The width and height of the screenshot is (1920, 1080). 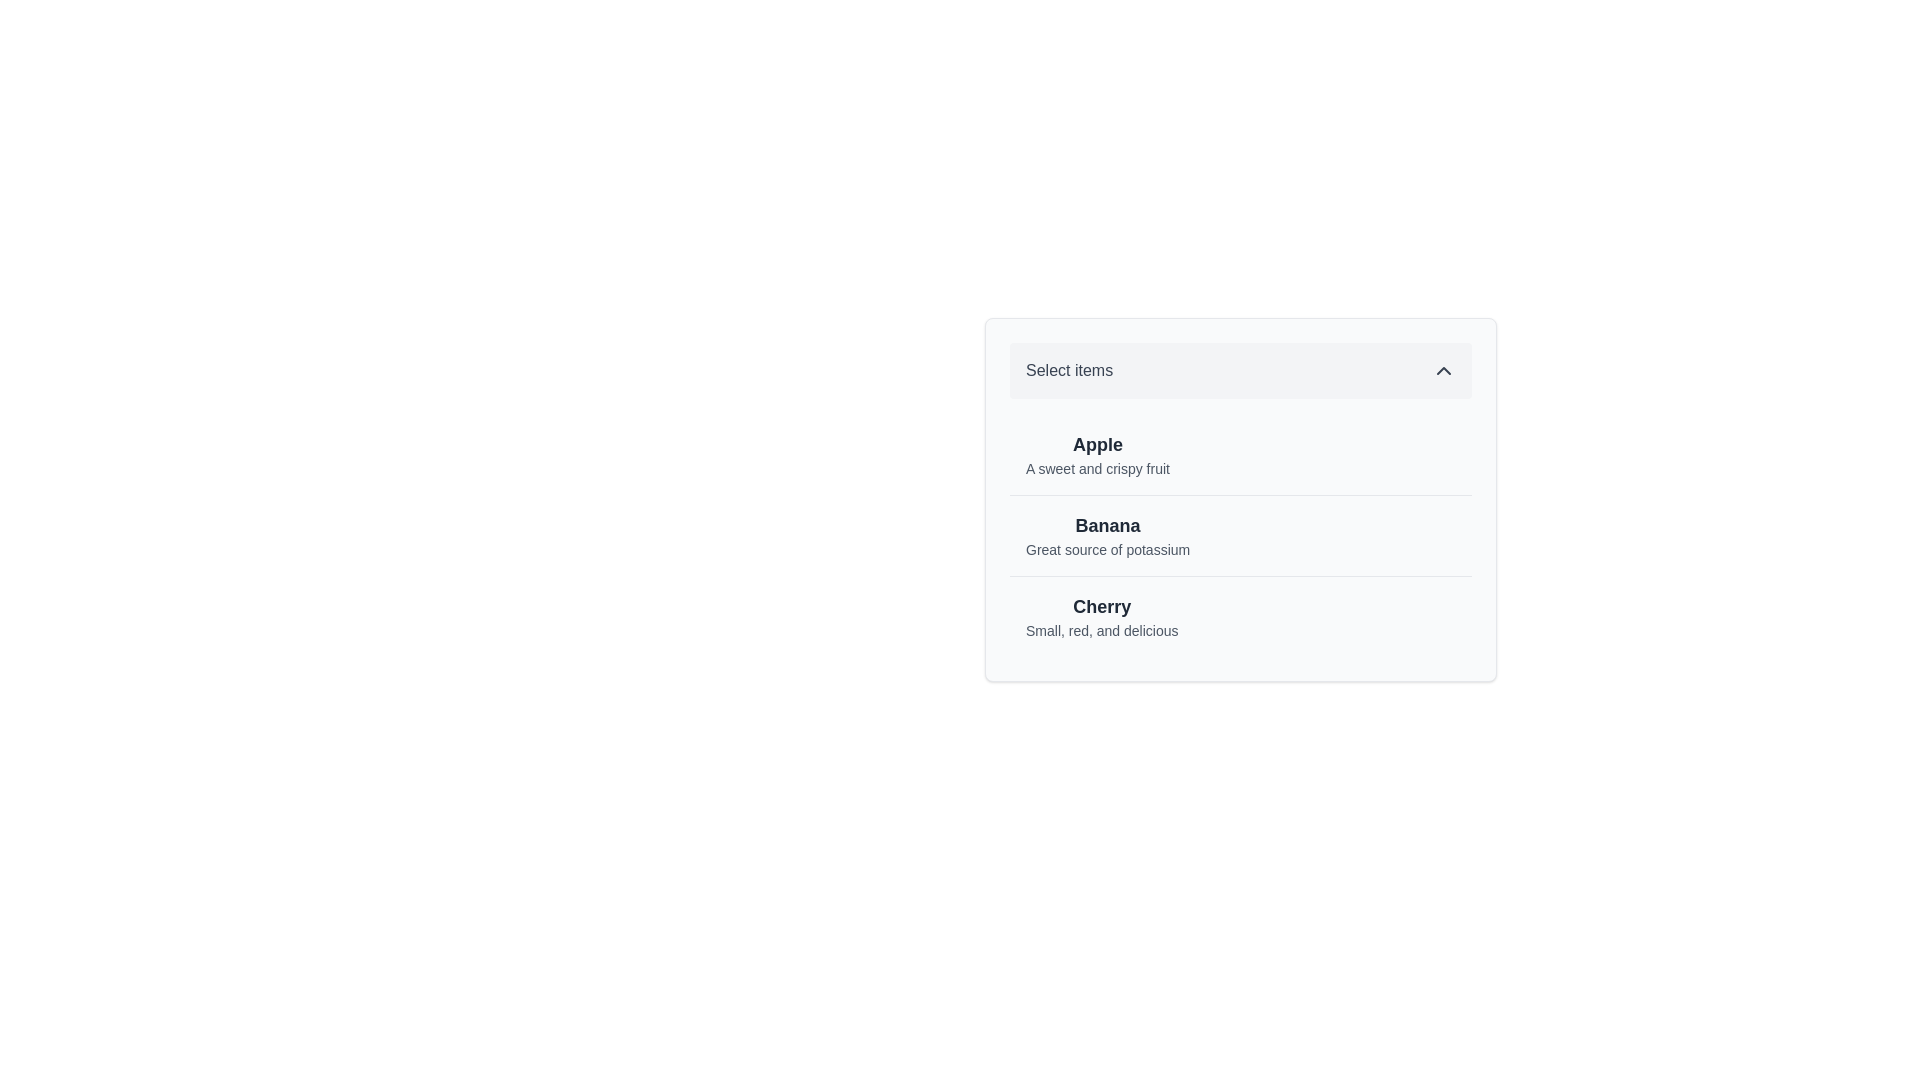 What do you see at coordinates (1101, 616) in the screenshot?
I see `descriptive text of the Label with description element that contains 'Cherry' and 'Small, red, and delicious' located in the dropdown panel as the last item in the list` at bounding box center [1101, 616].